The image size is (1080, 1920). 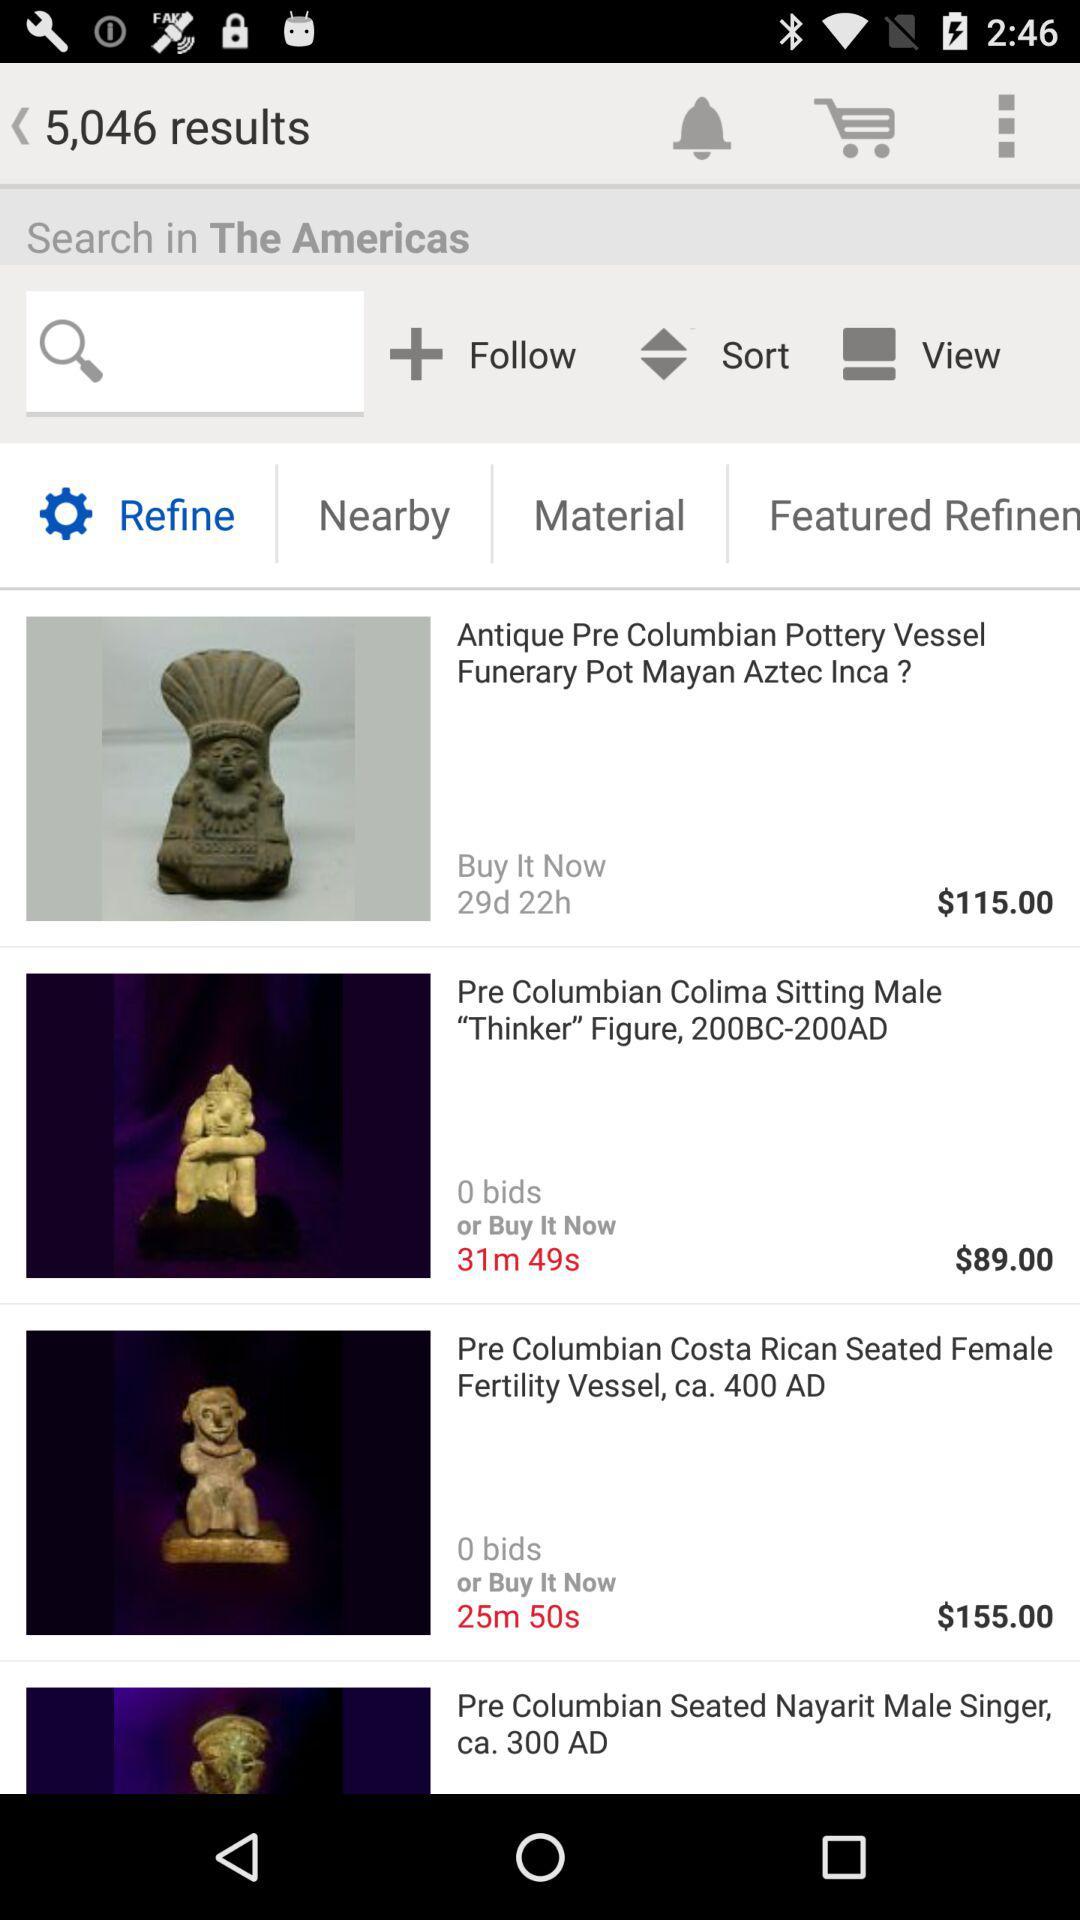 I want to click on the material item, so click(x=608, y=513).